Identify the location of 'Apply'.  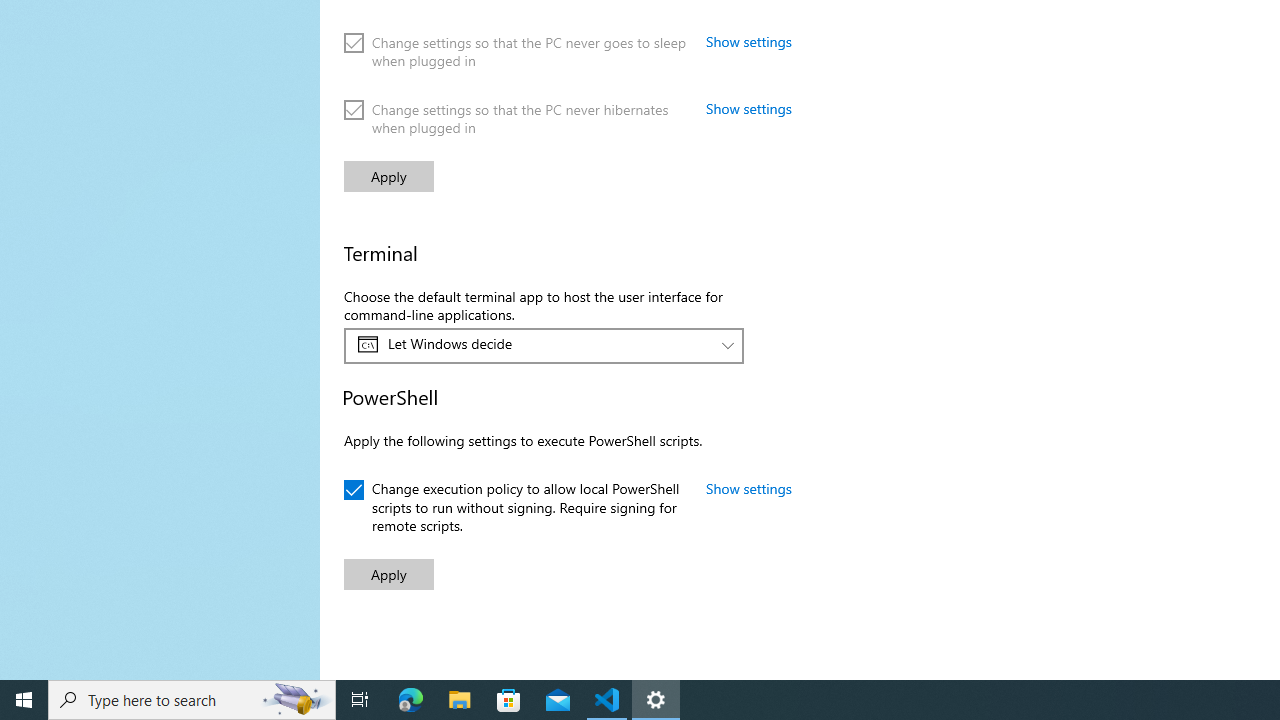
(389, 574).